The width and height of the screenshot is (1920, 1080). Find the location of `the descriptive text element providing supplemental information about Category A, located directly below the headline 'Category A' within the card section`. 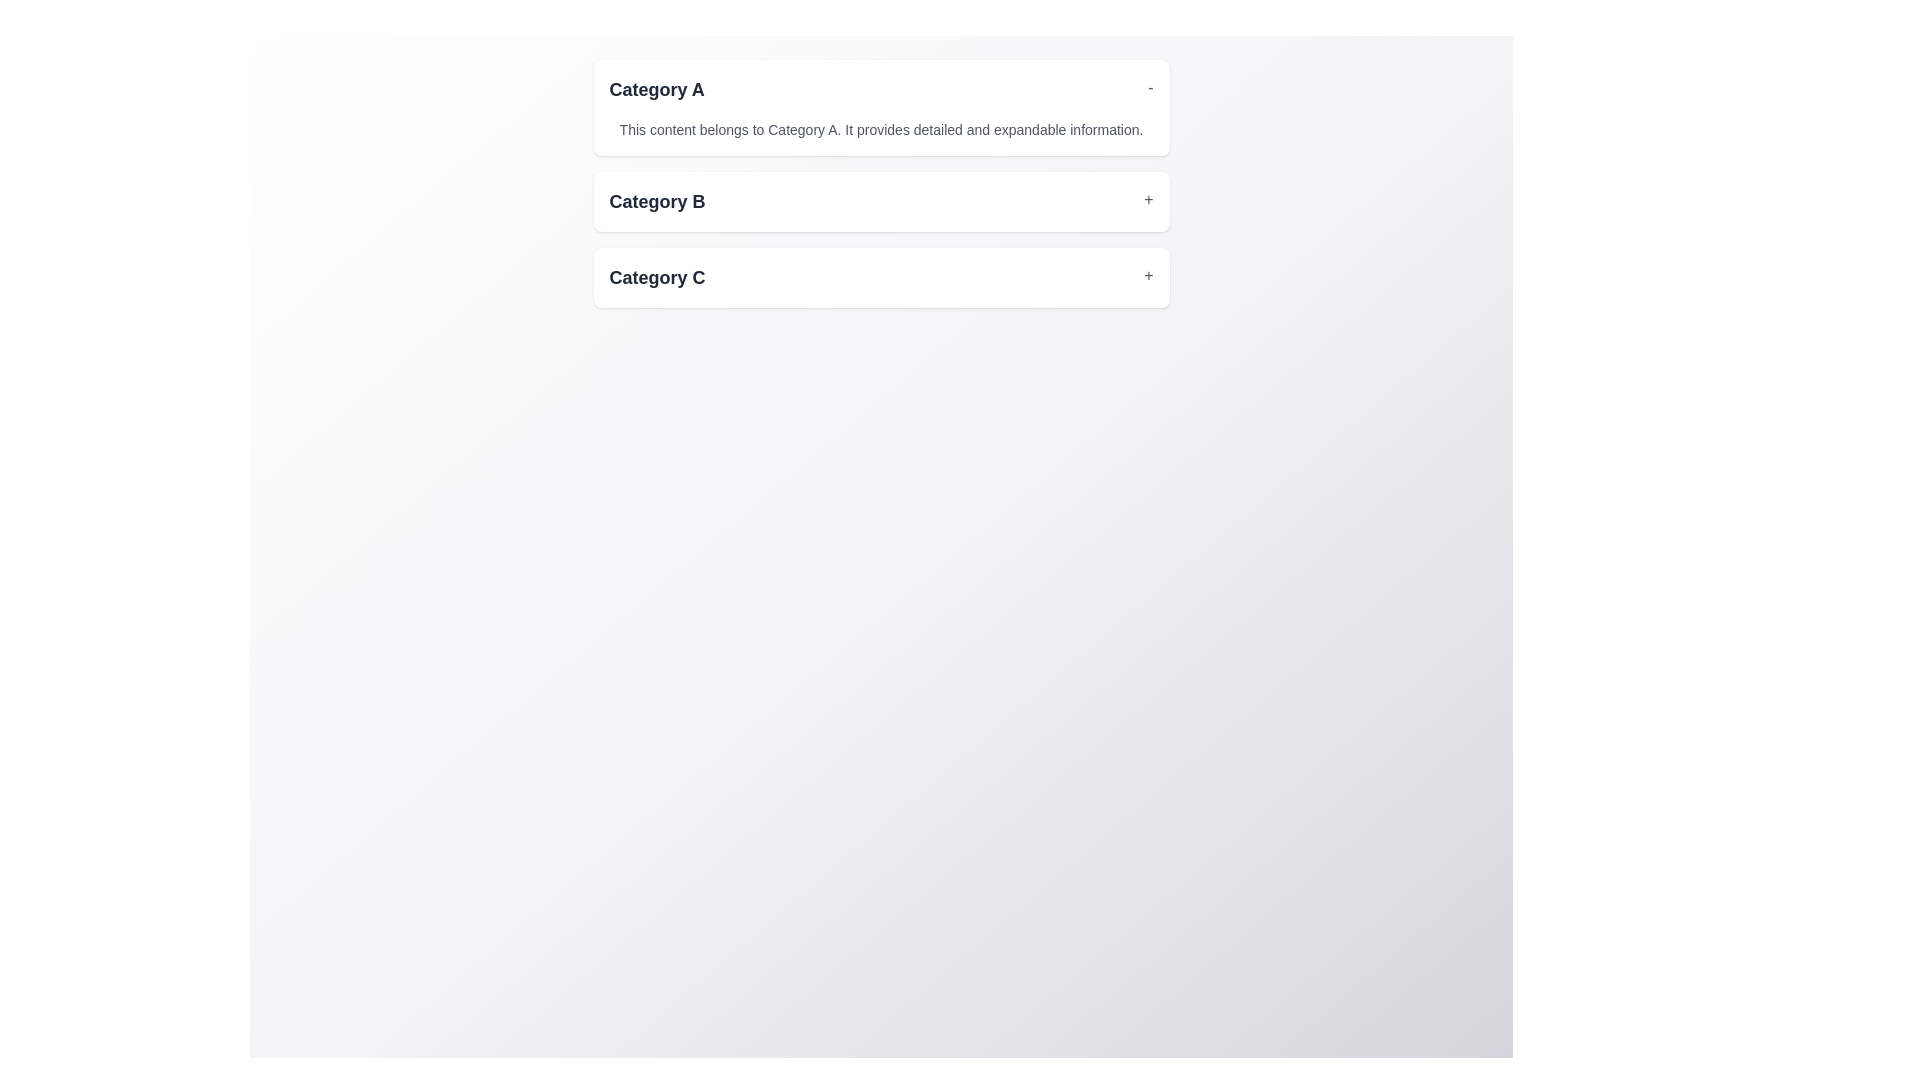

the descriptive text element providing supplemental information about Category A, located directly below the headline 'Category A' within the card section is located at coordinates (880, 122).